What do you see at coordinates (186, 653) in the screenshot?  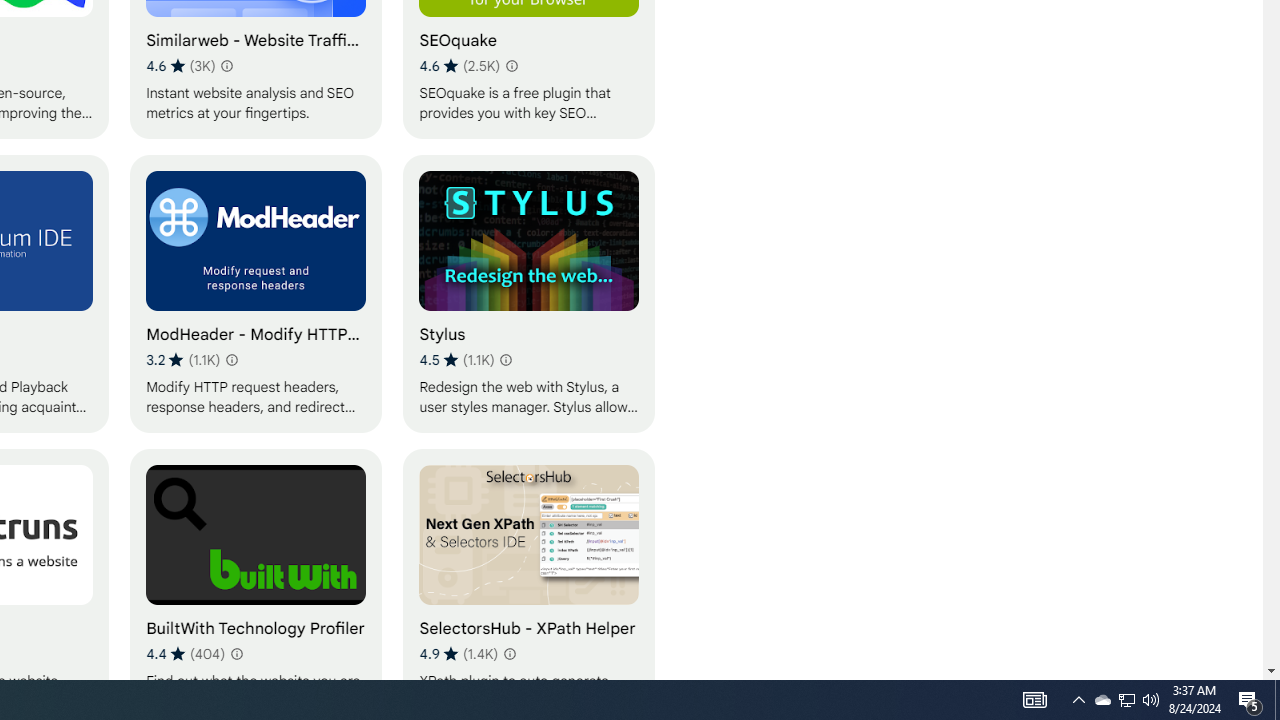 I see `'Average rating 4.4 out of 5 stars. 404 ratings.'` at bounding box center [186, 653].